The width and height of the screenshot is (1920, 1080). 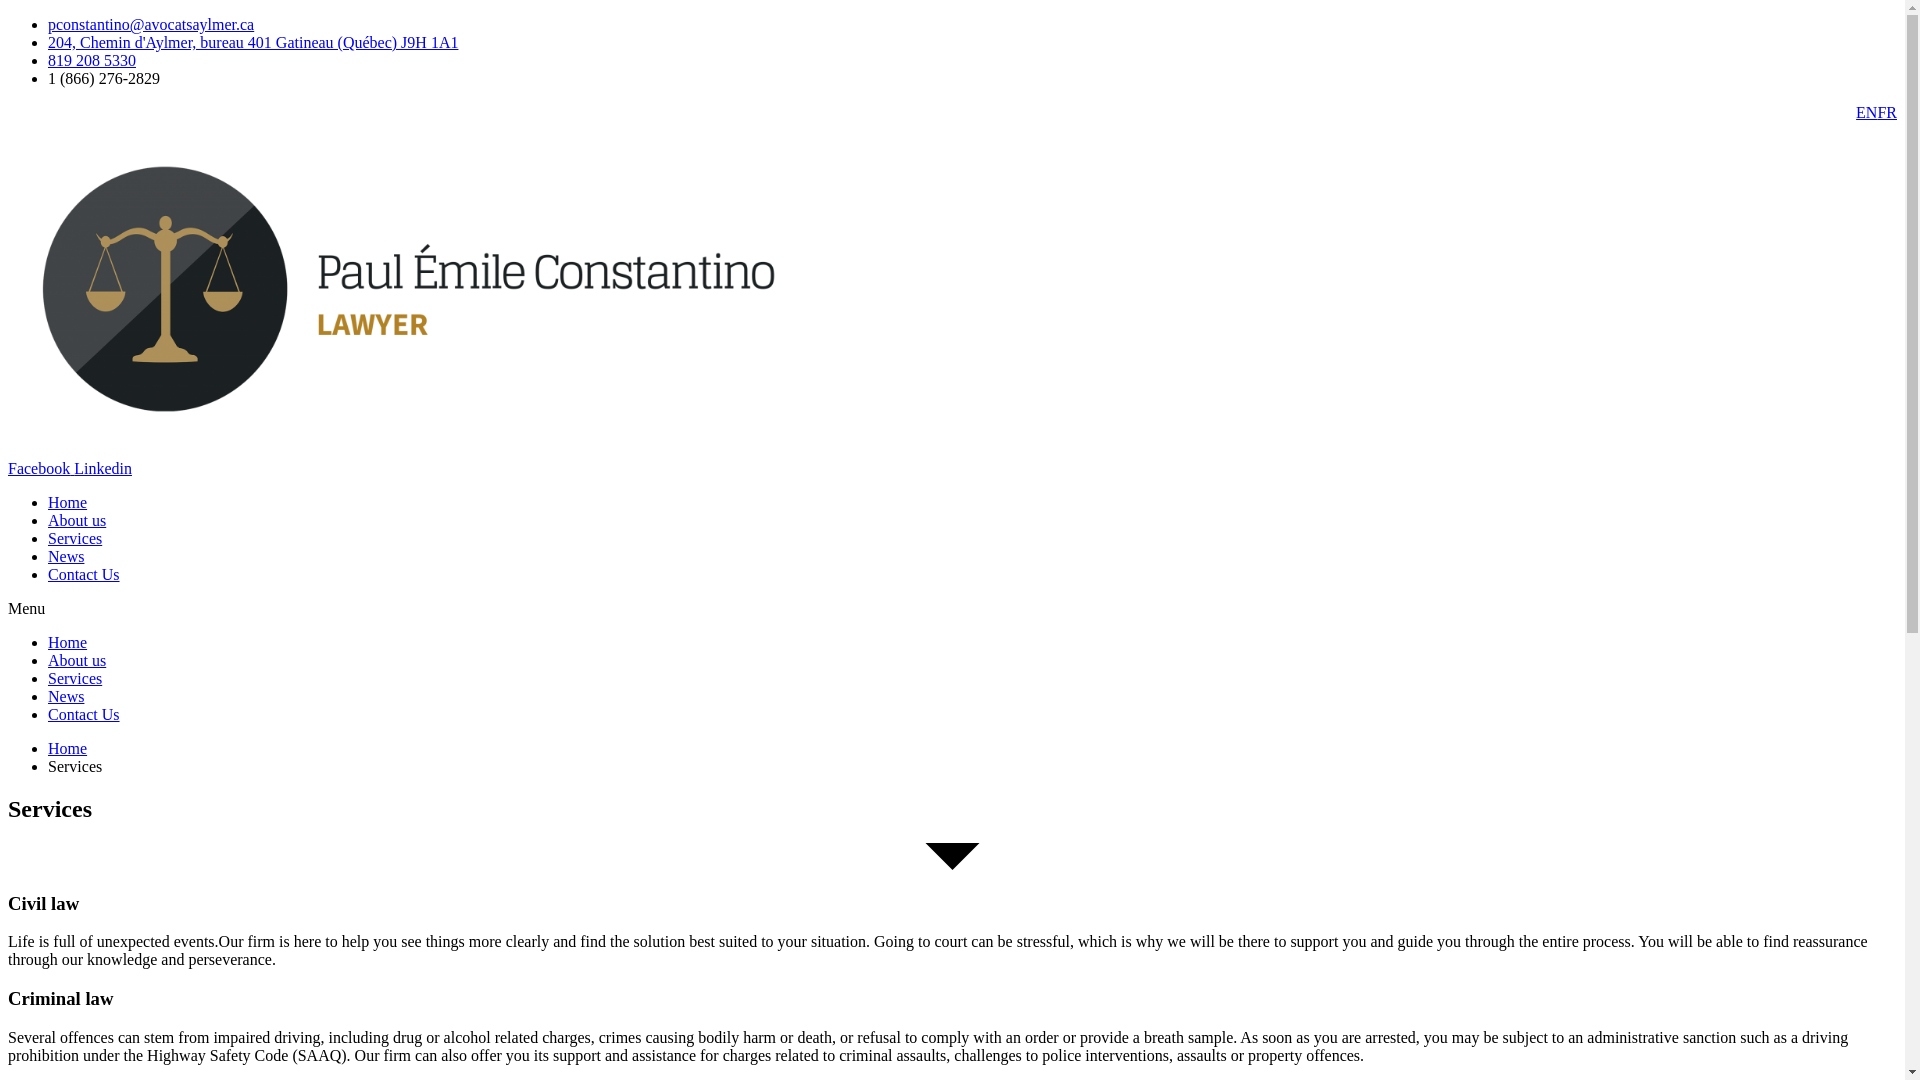 What do you see at coordinates (1885, 112) in the screenshot?
I see `'FR'` at bounding box center [1885, 112].